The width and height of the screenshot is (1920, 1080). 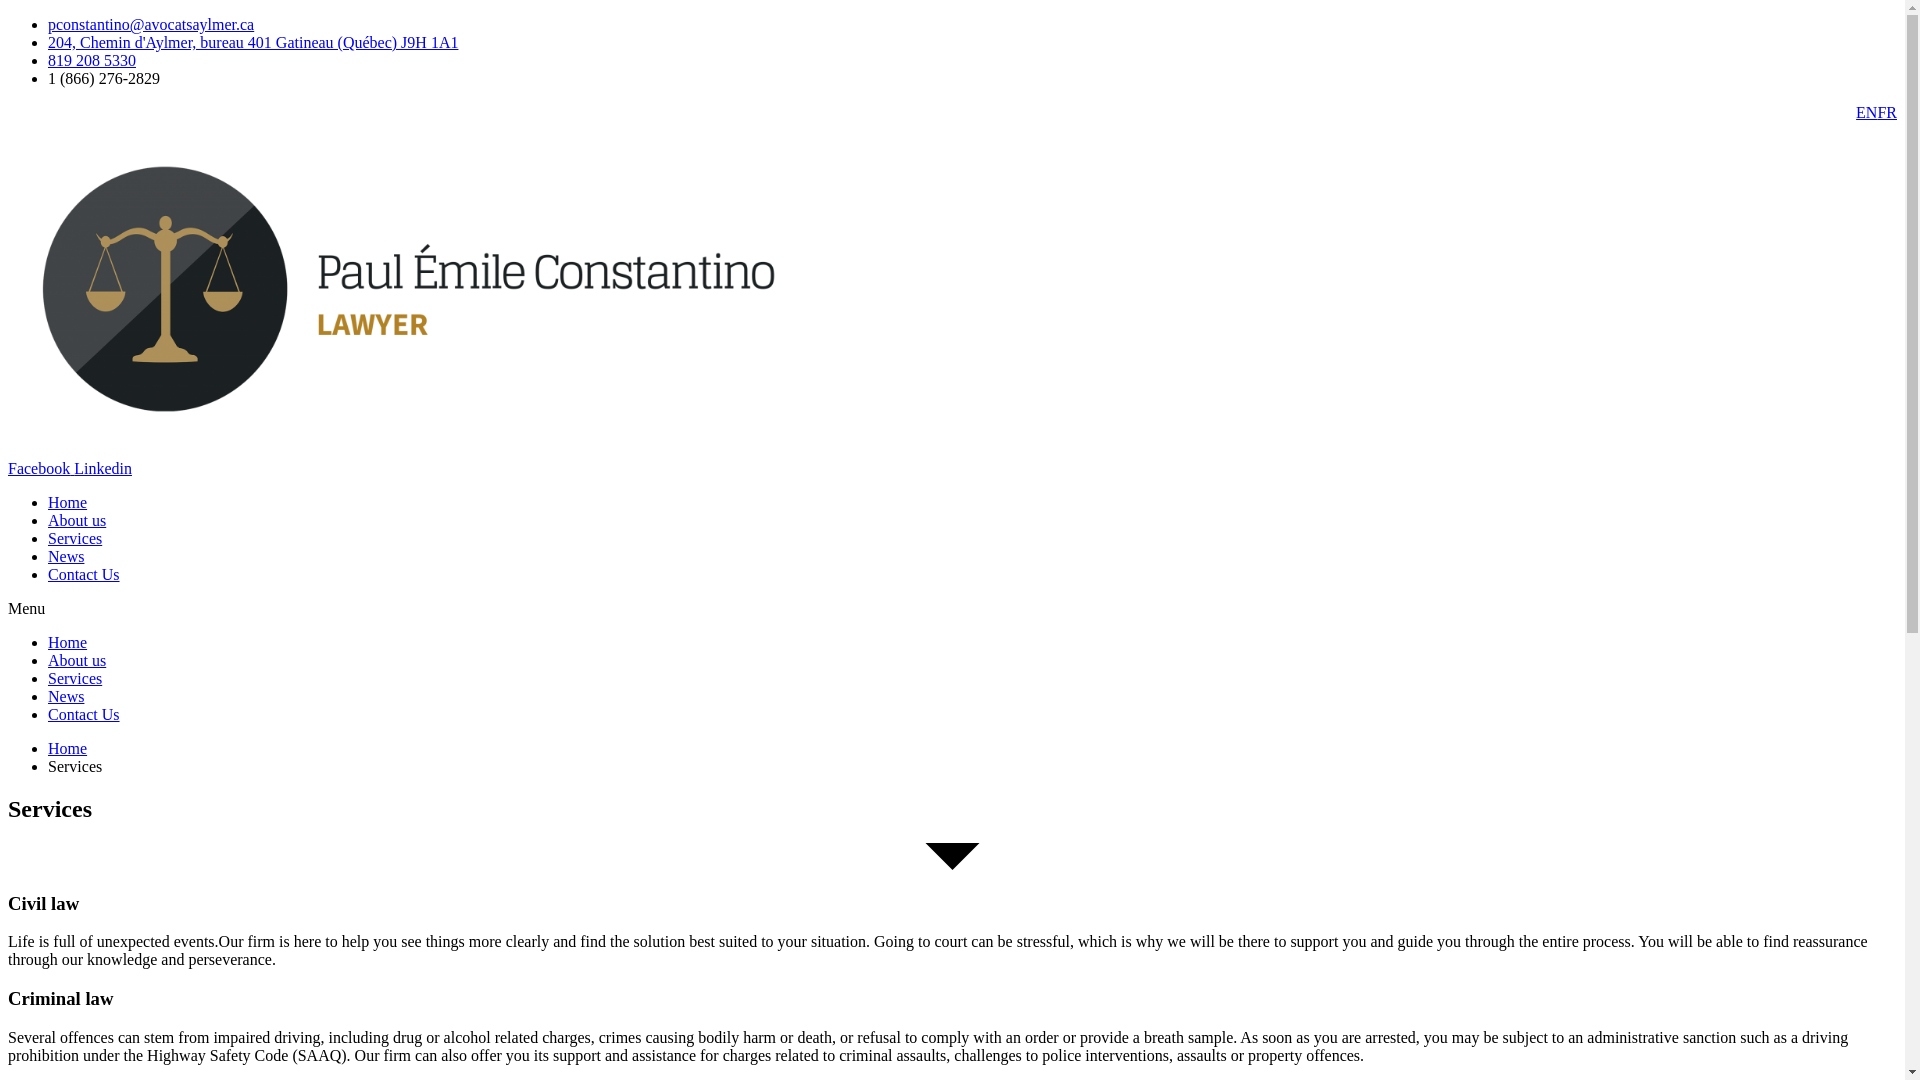 What do you see at coordinates (1885, 112) in the screenshot?
I see `'FR'` at bounding box center [1885, 112].